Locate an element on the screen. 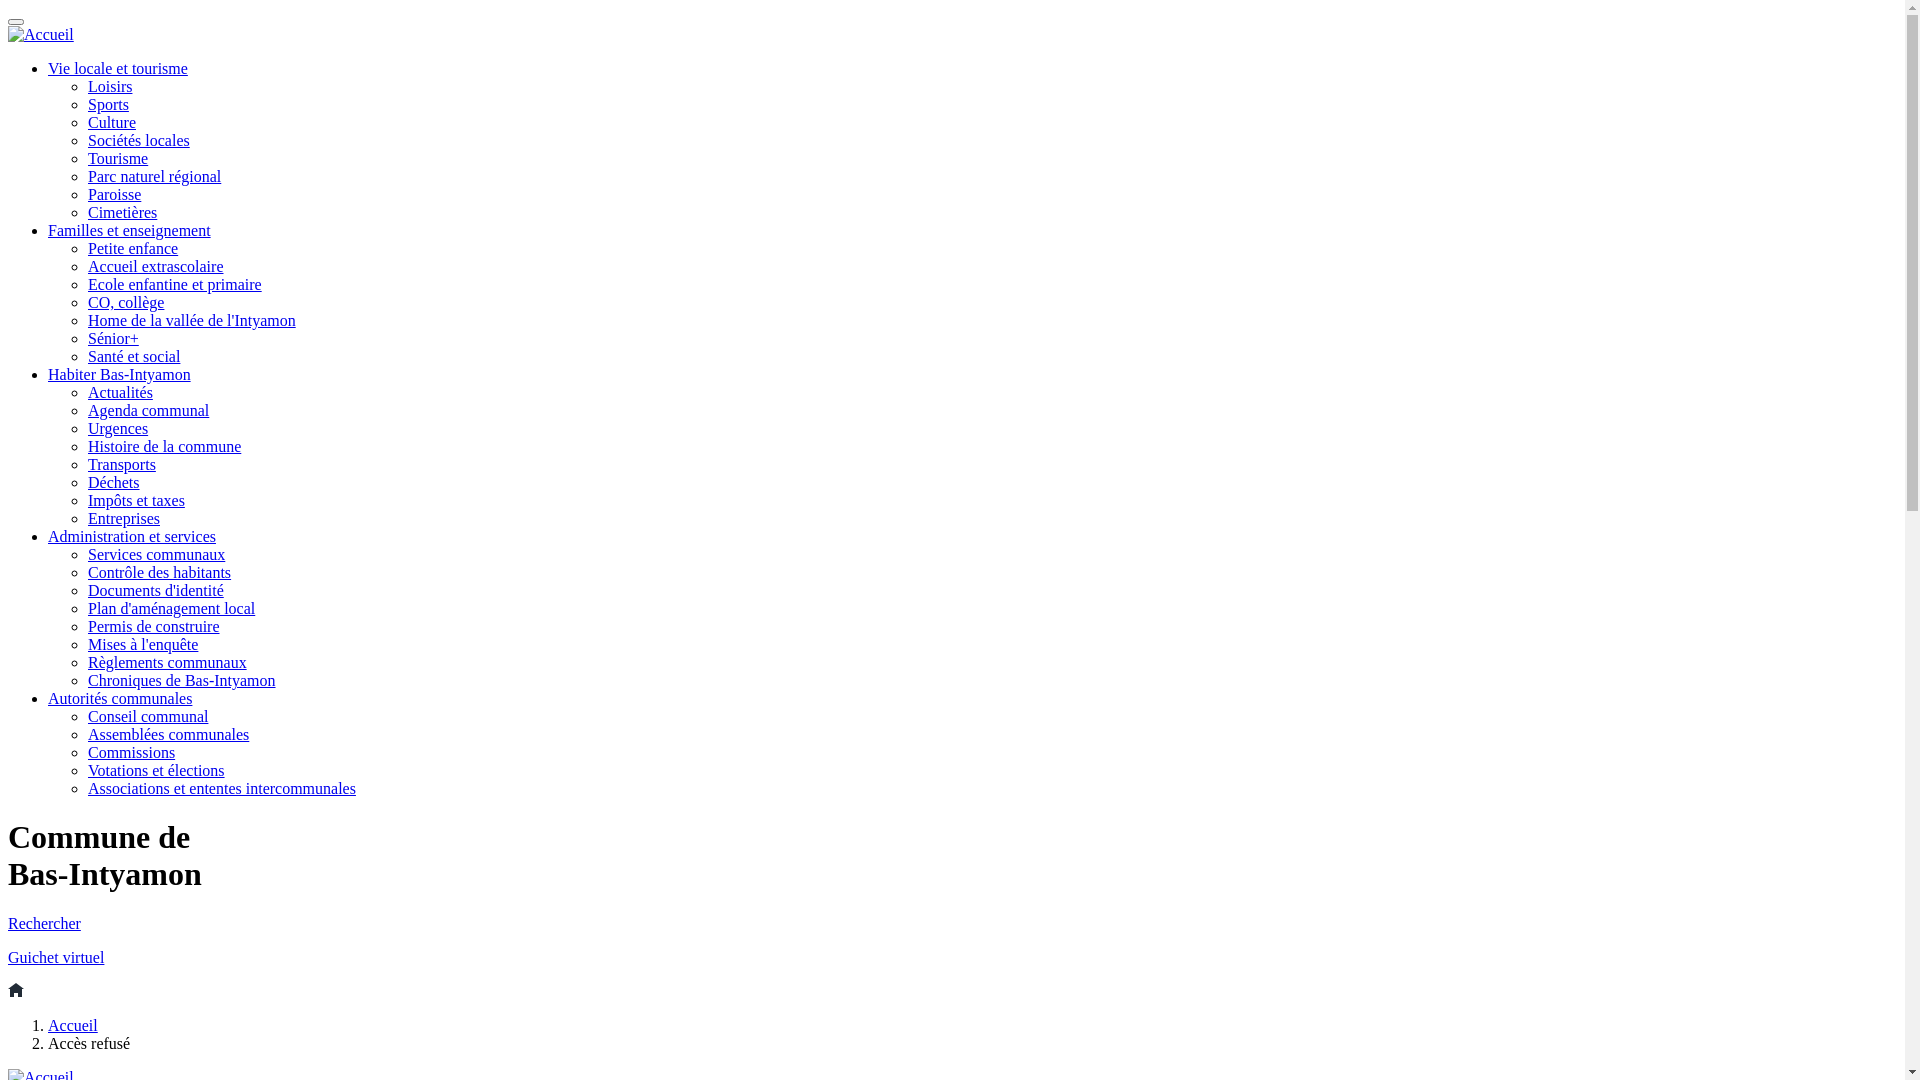  'Urgences' is located at coordinates (117, 427).